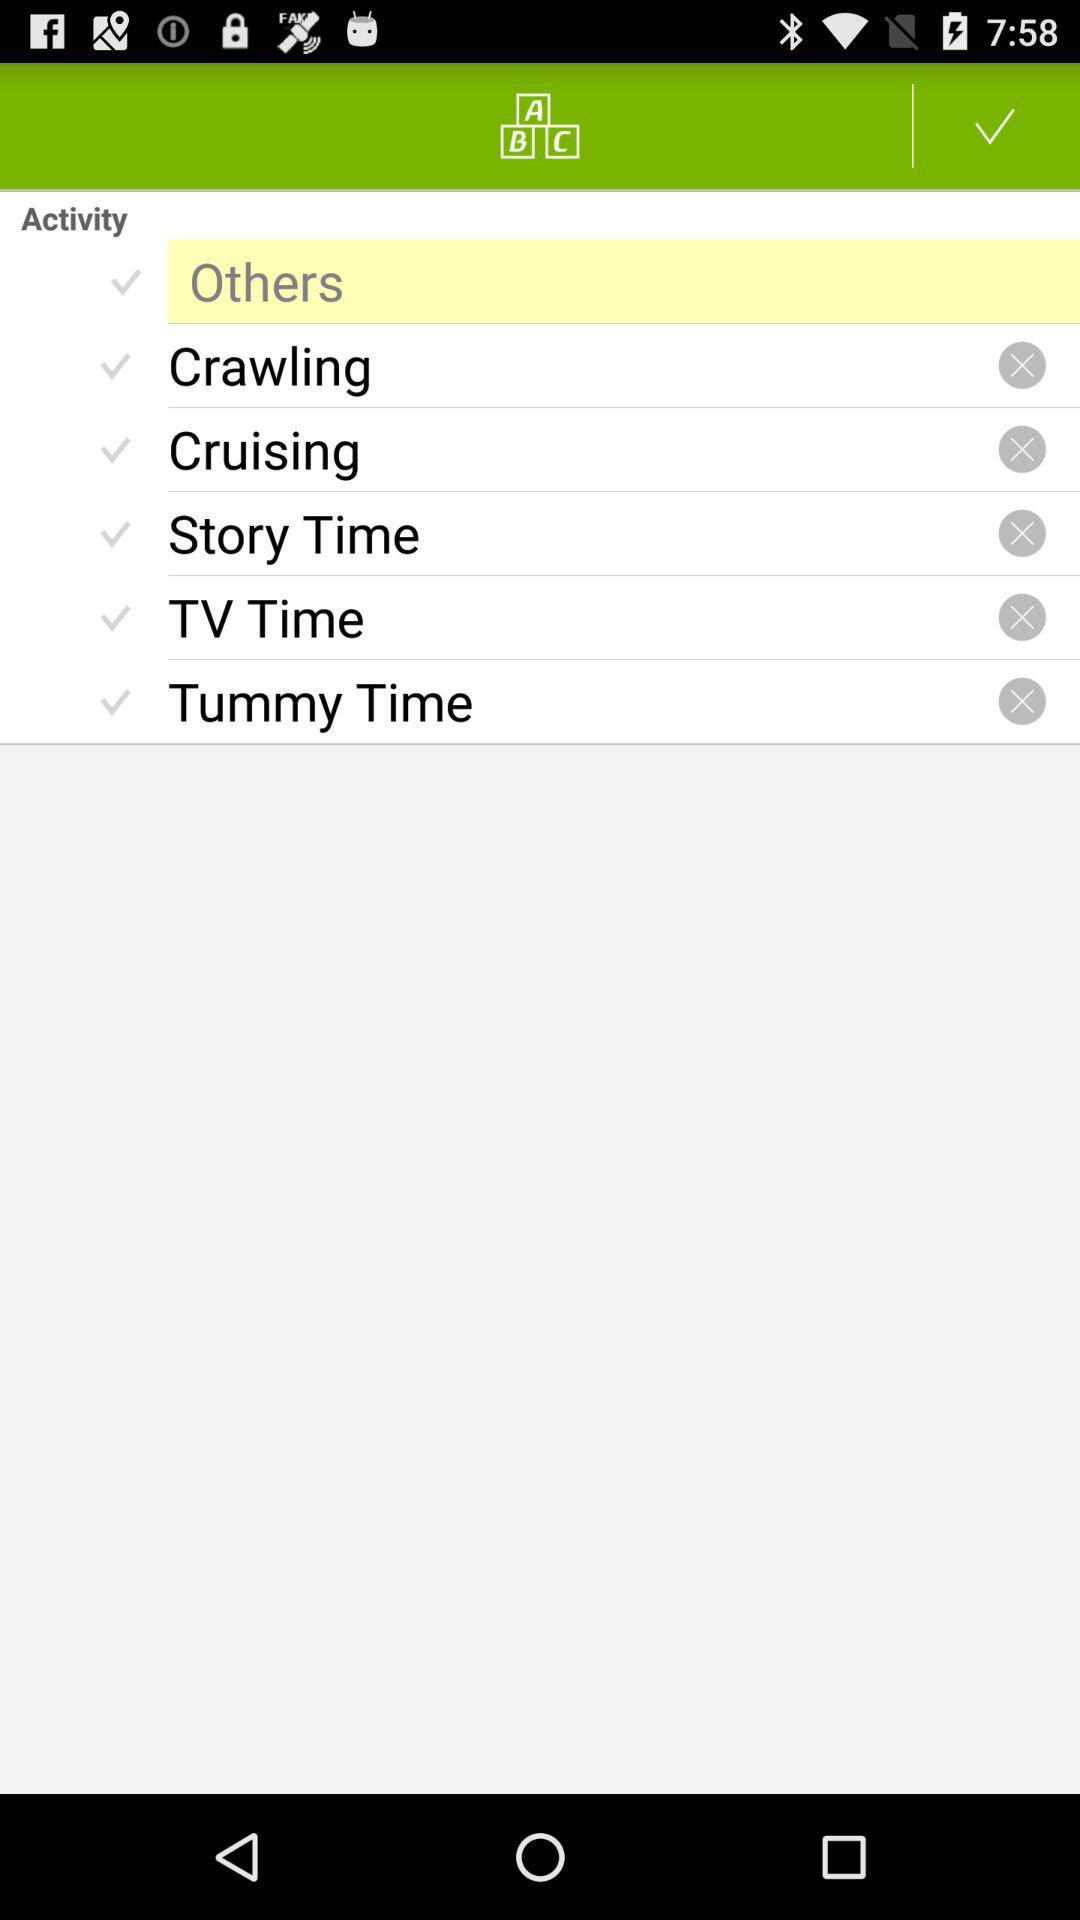 Image resolution: width=1080 pixels, height=1920 pixels. Describe the element at coordinates (1022, 701) in the screenshot. I see `close` at that location.